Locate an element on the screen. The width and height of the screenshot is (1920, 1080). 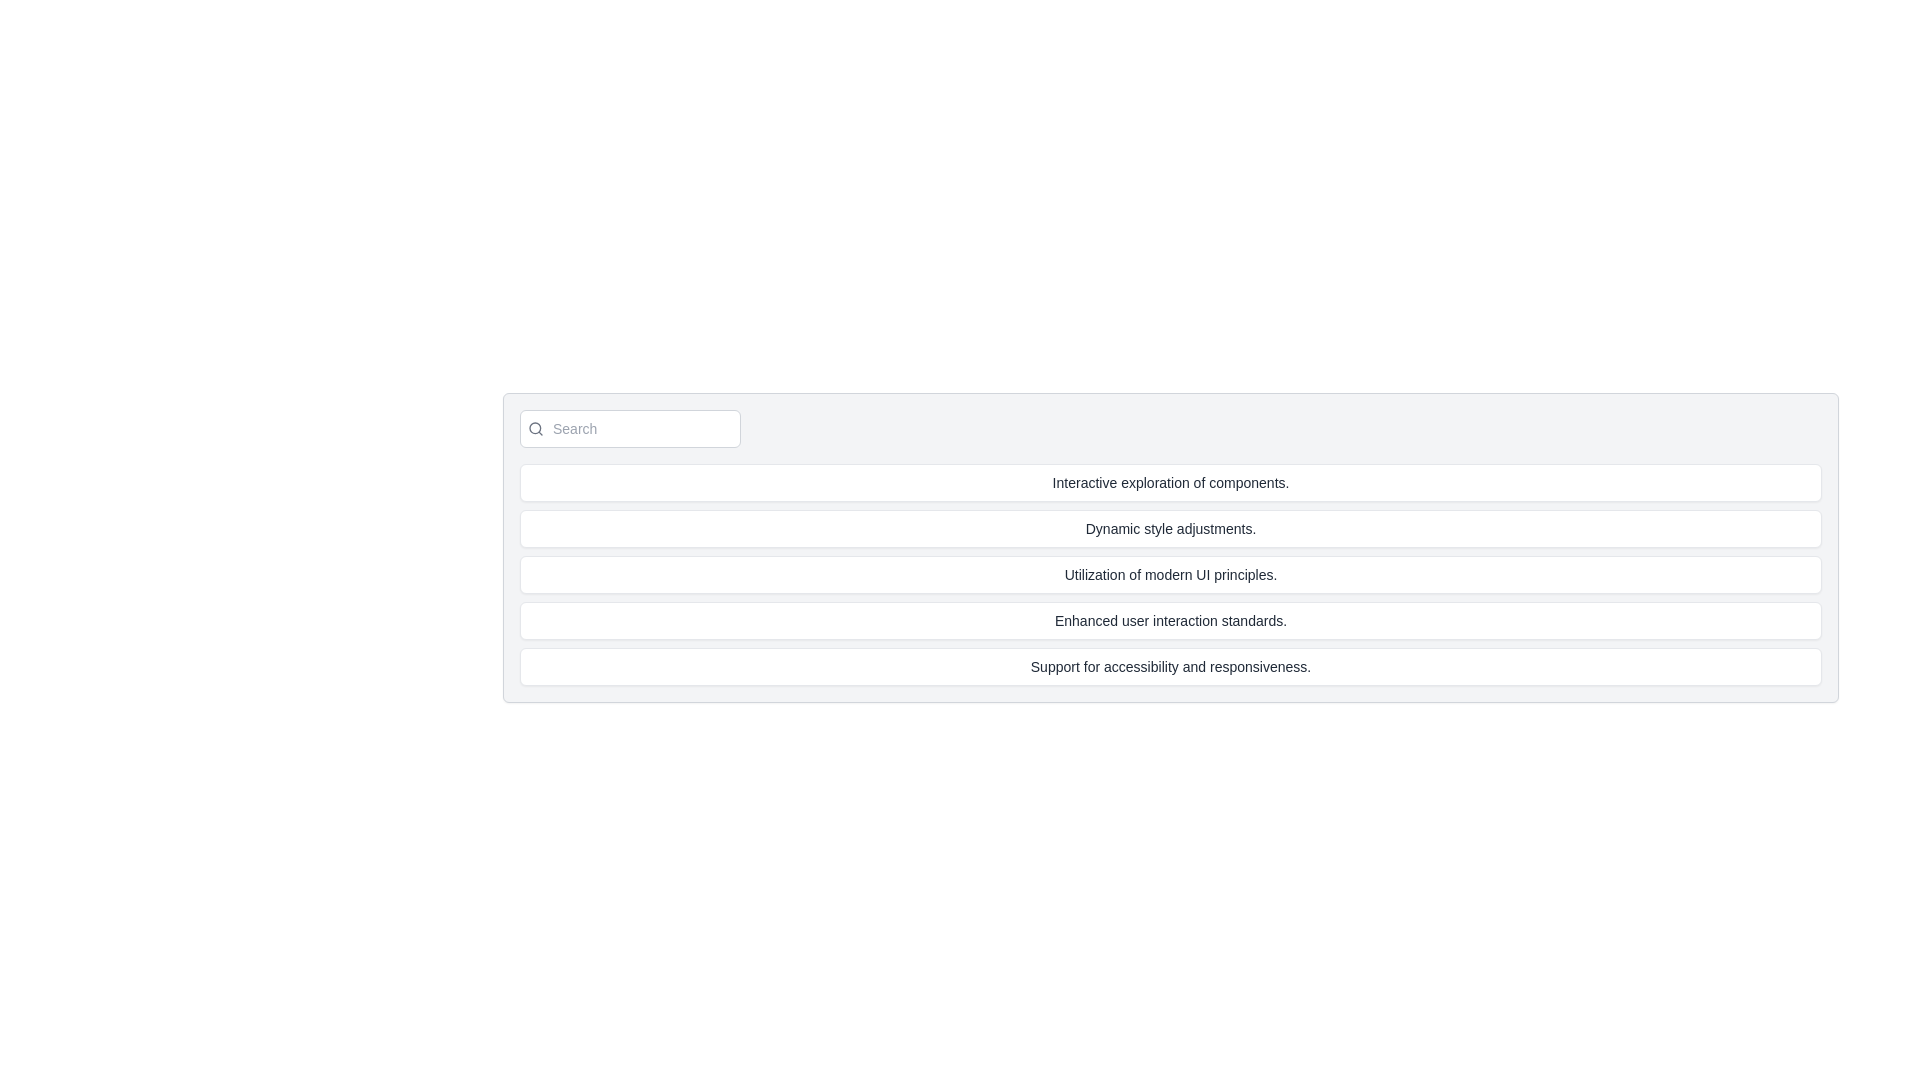
the lowercase letter 'a' in the word 'exploration' to enhance accessibility is located at coordinates (1163, 482).